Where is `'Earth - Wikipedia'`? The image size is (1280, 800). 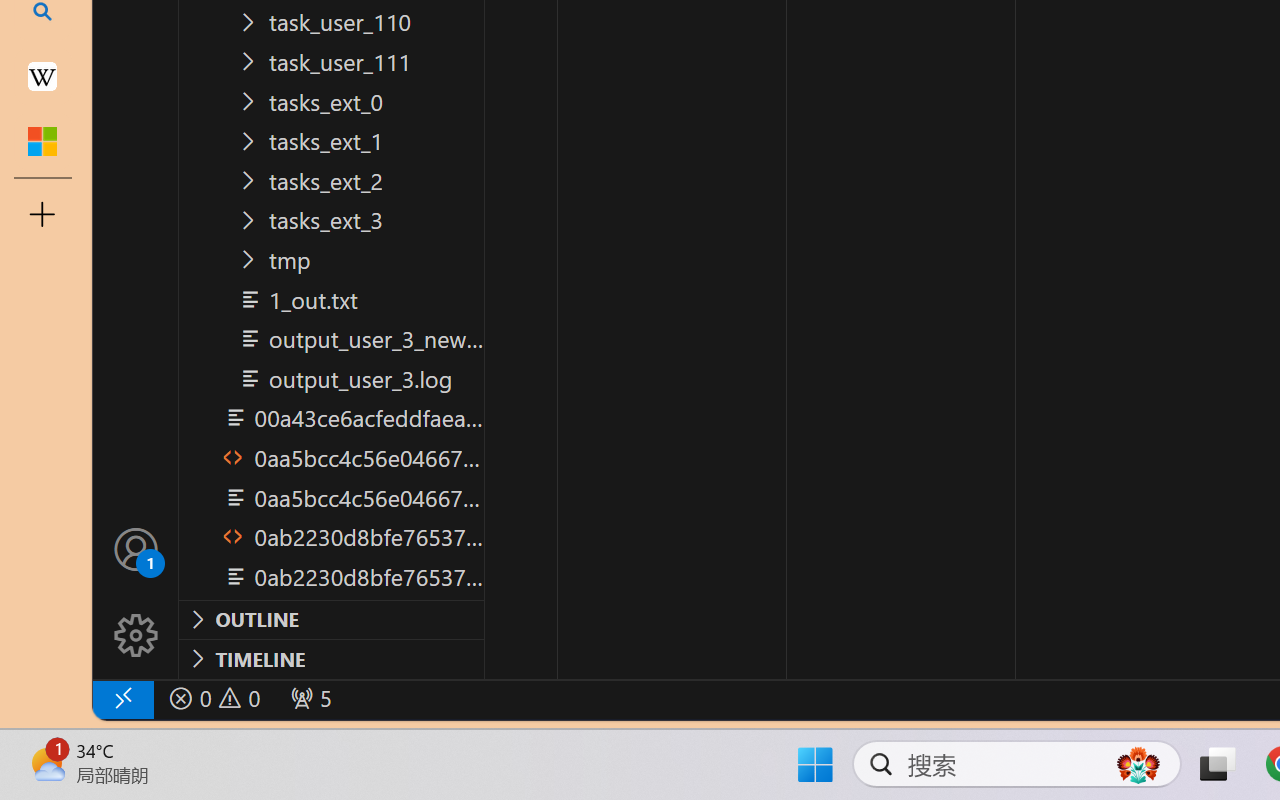 'Earth - Wikipedia' is located at coordinates (42, 76).